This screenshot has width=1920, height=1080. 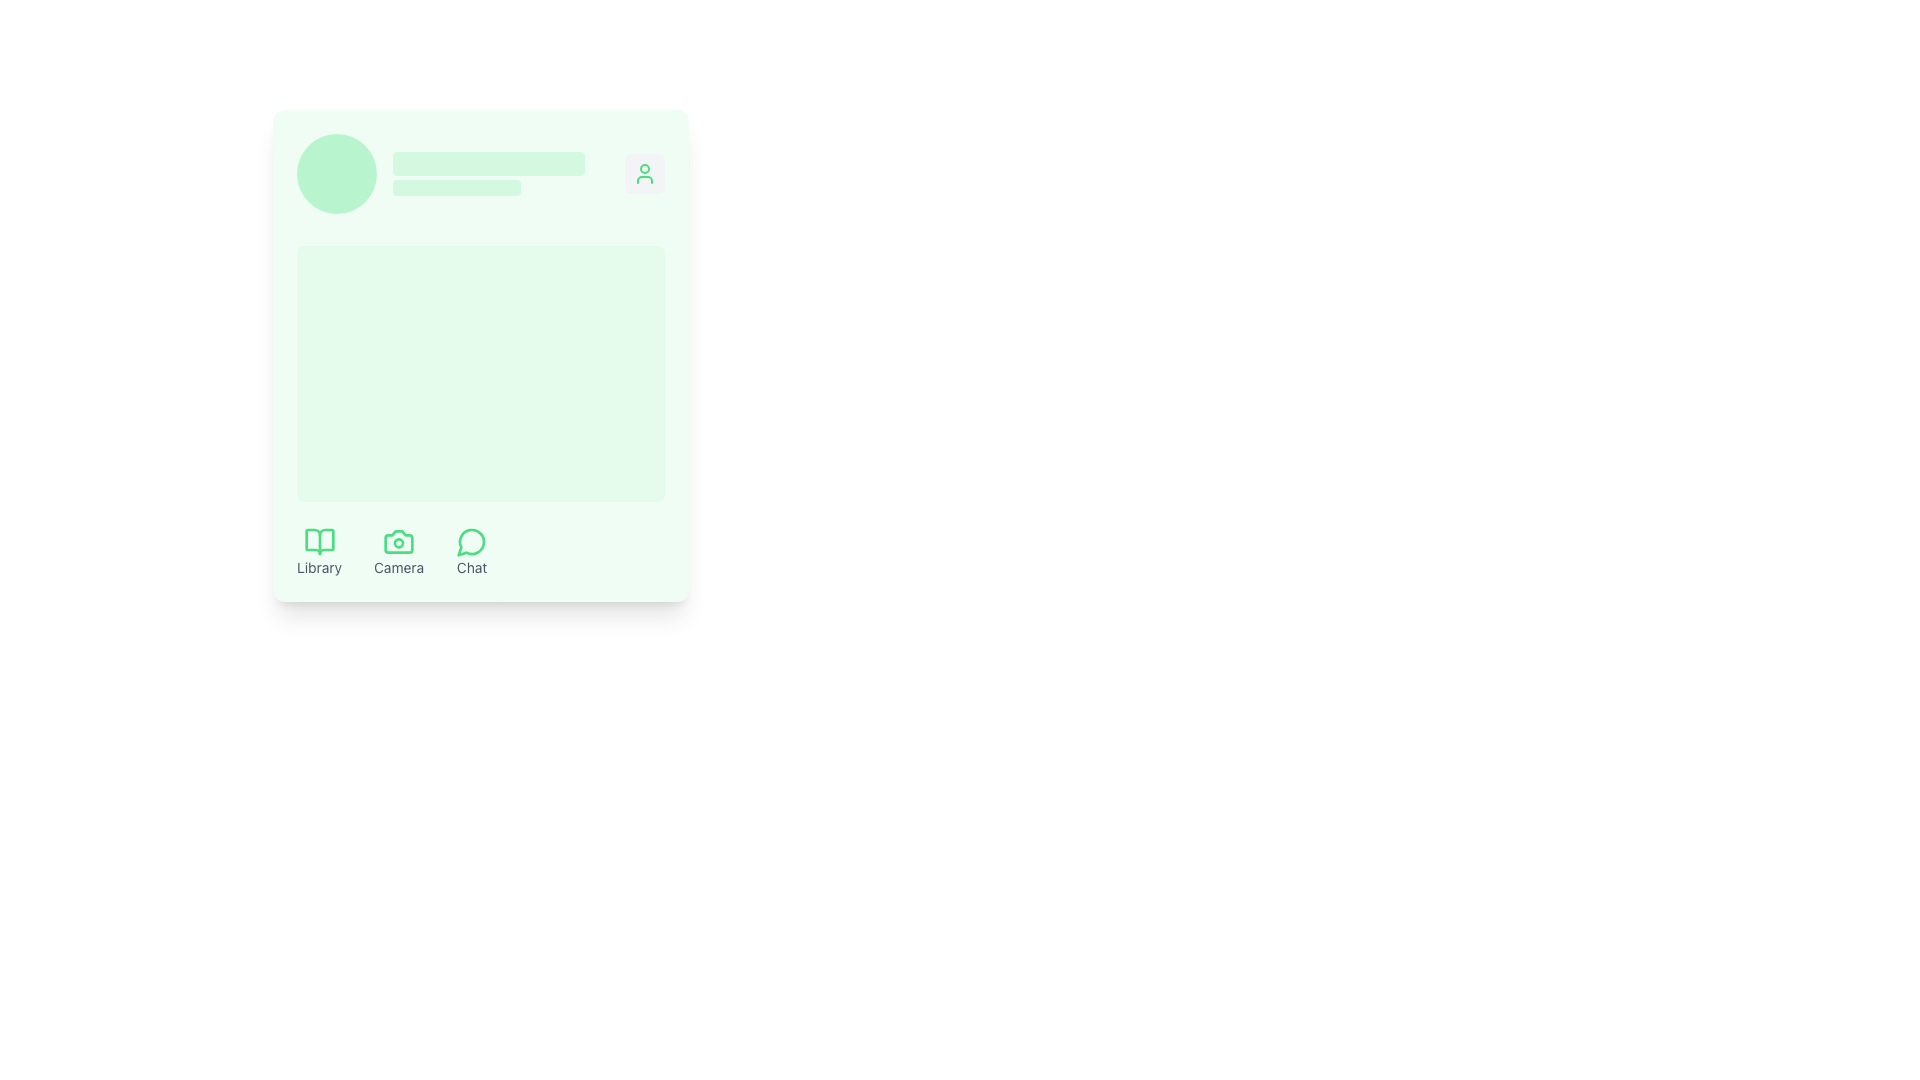 I want to click on the Navigation item icon, which is the second entry in the horizontal navigation bar at the bottom of the main content area, so click(x=392, y=551).